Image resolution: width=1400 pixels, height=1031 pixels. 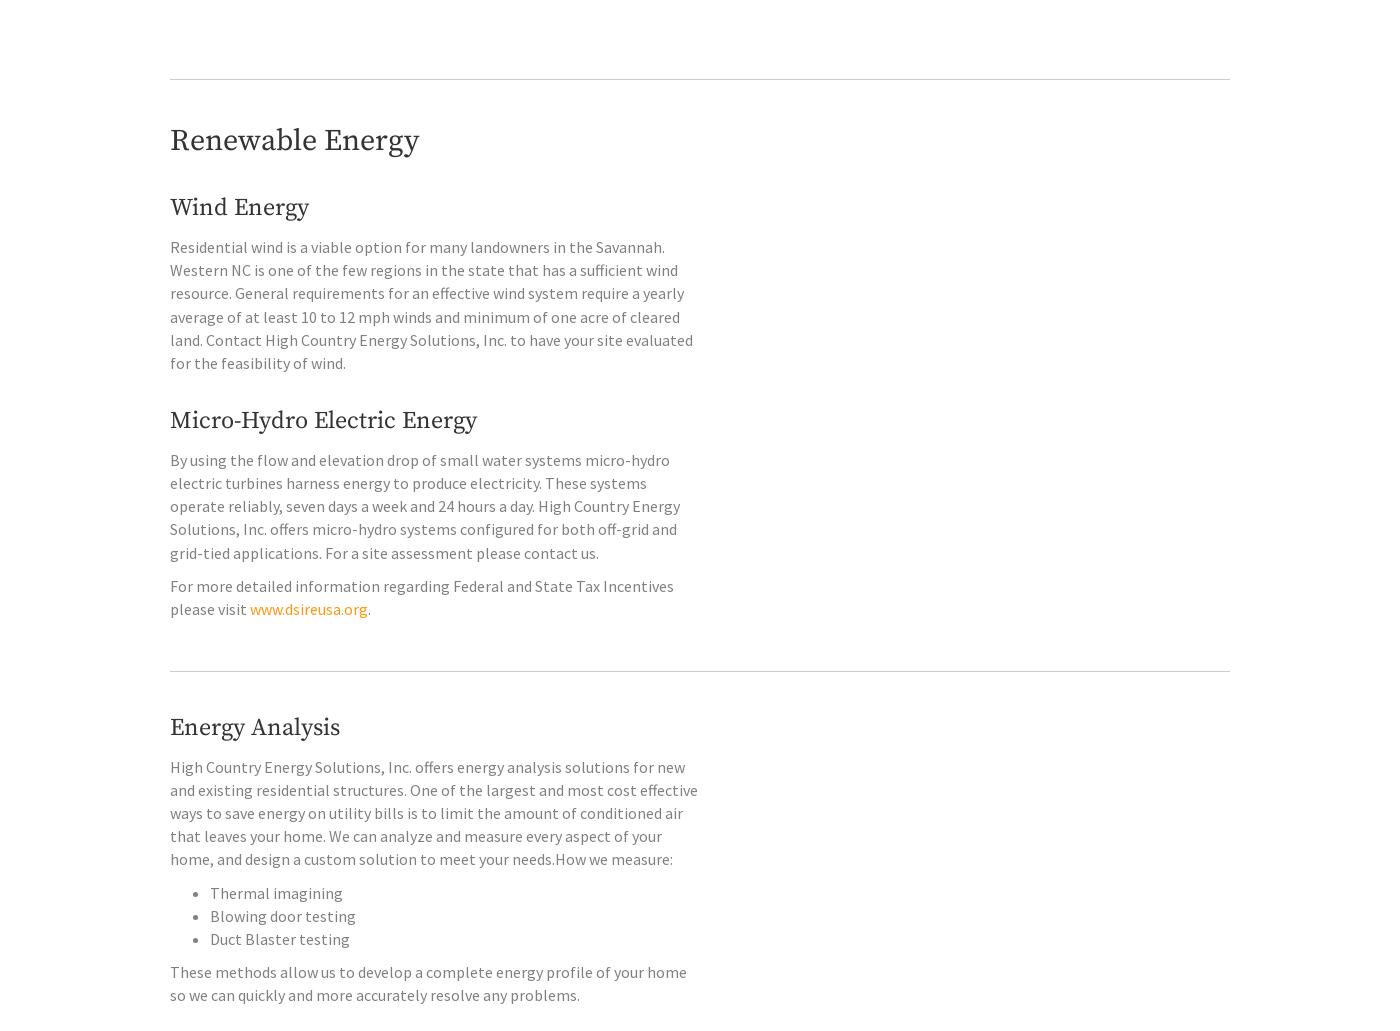 I want to click on 'For more detailed information regarding Federal and State Tax Incentives please visit', so click(x=421, y=638).